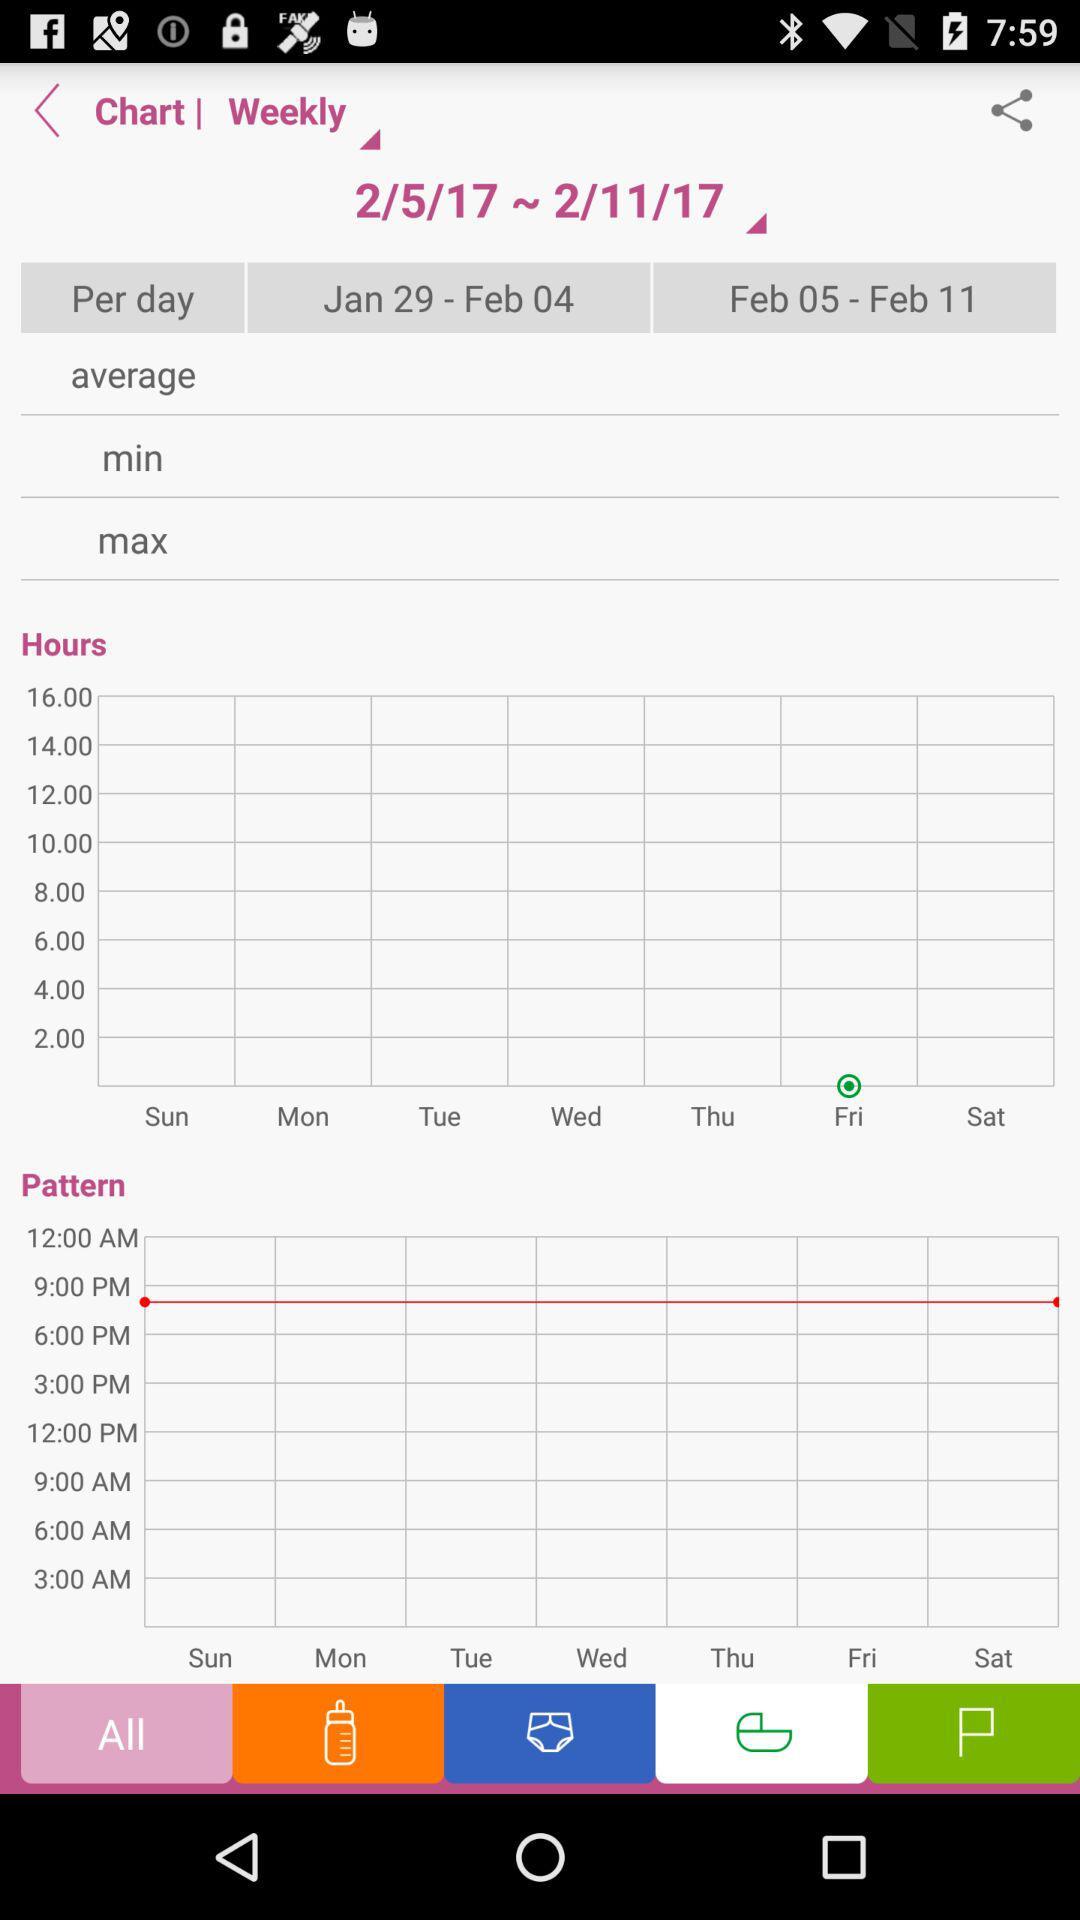  What do you see at coordinates (538, 199) in the screenshot?
I see `icon to the right of  |  item` at bounding box center [538, 199].